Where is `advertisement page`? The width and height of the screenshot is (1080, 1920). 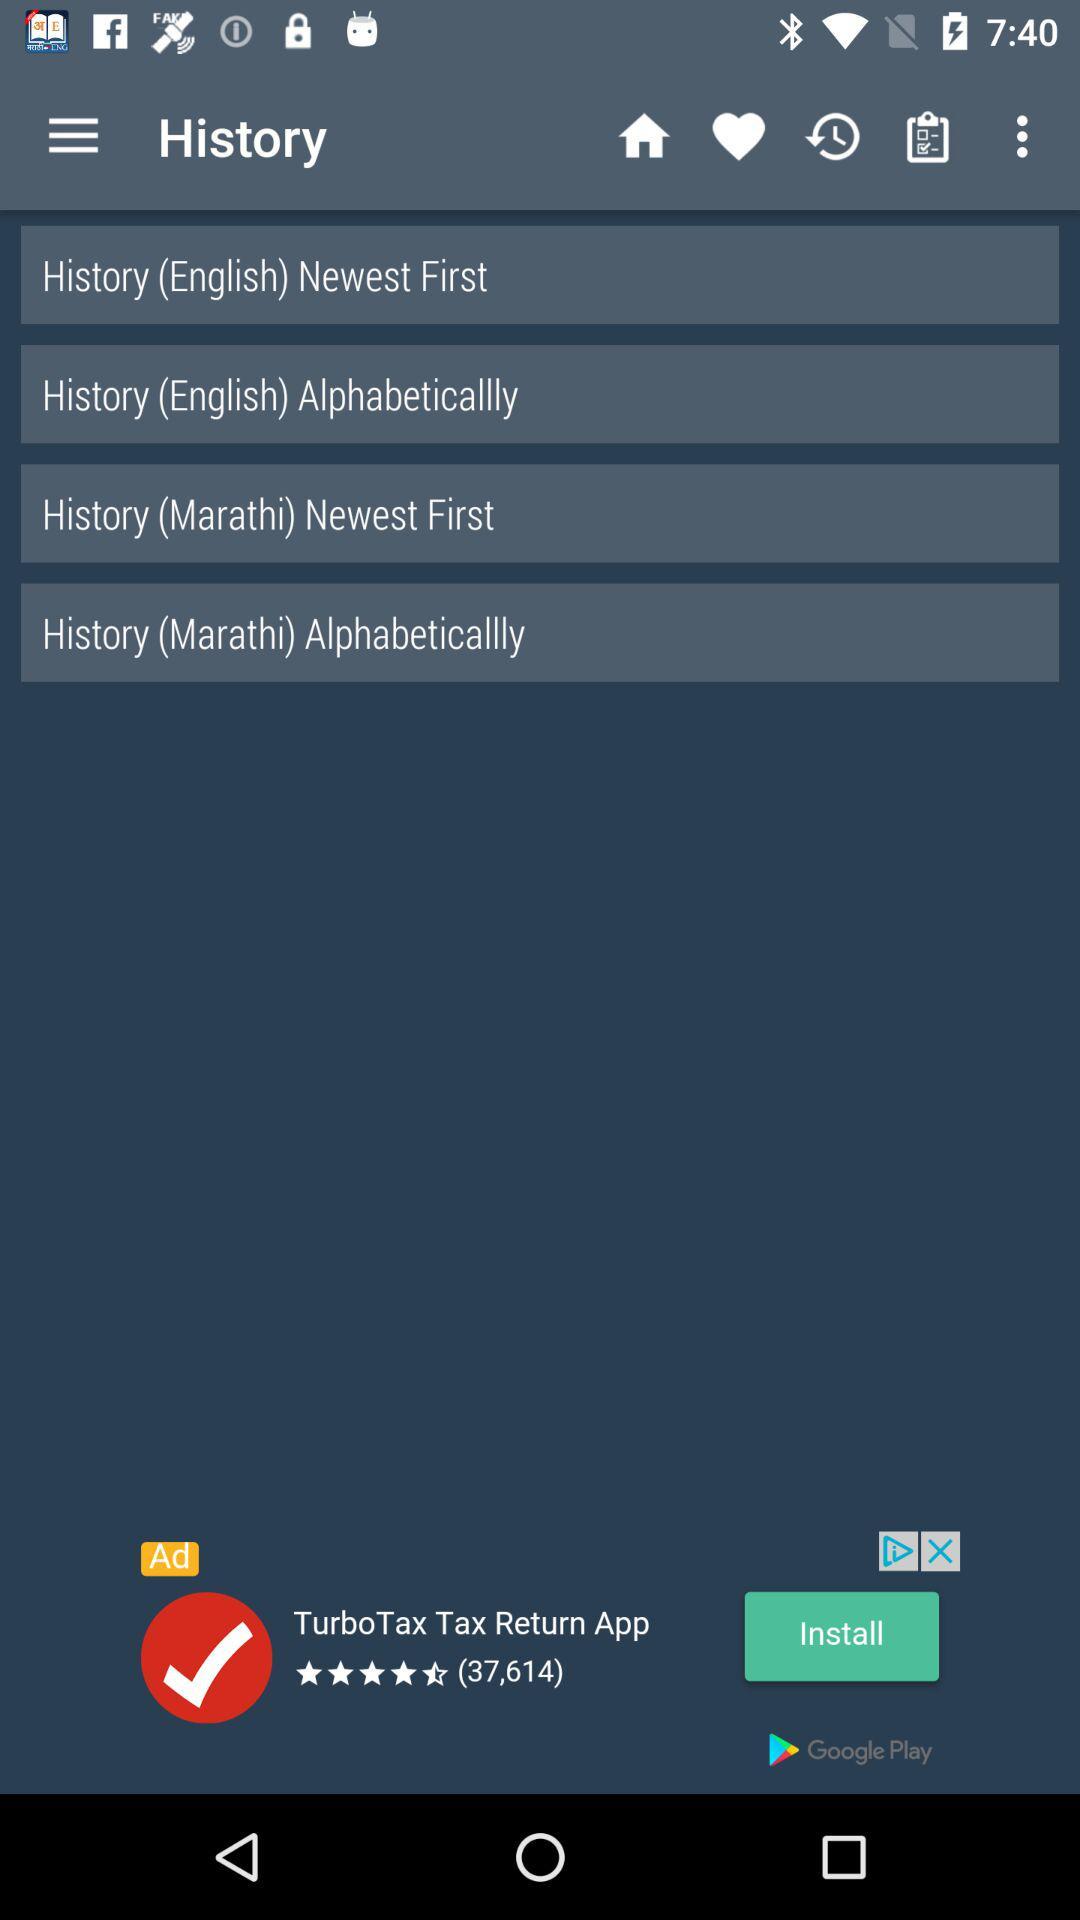 advertisement page is located at coordinates (540, 1662).